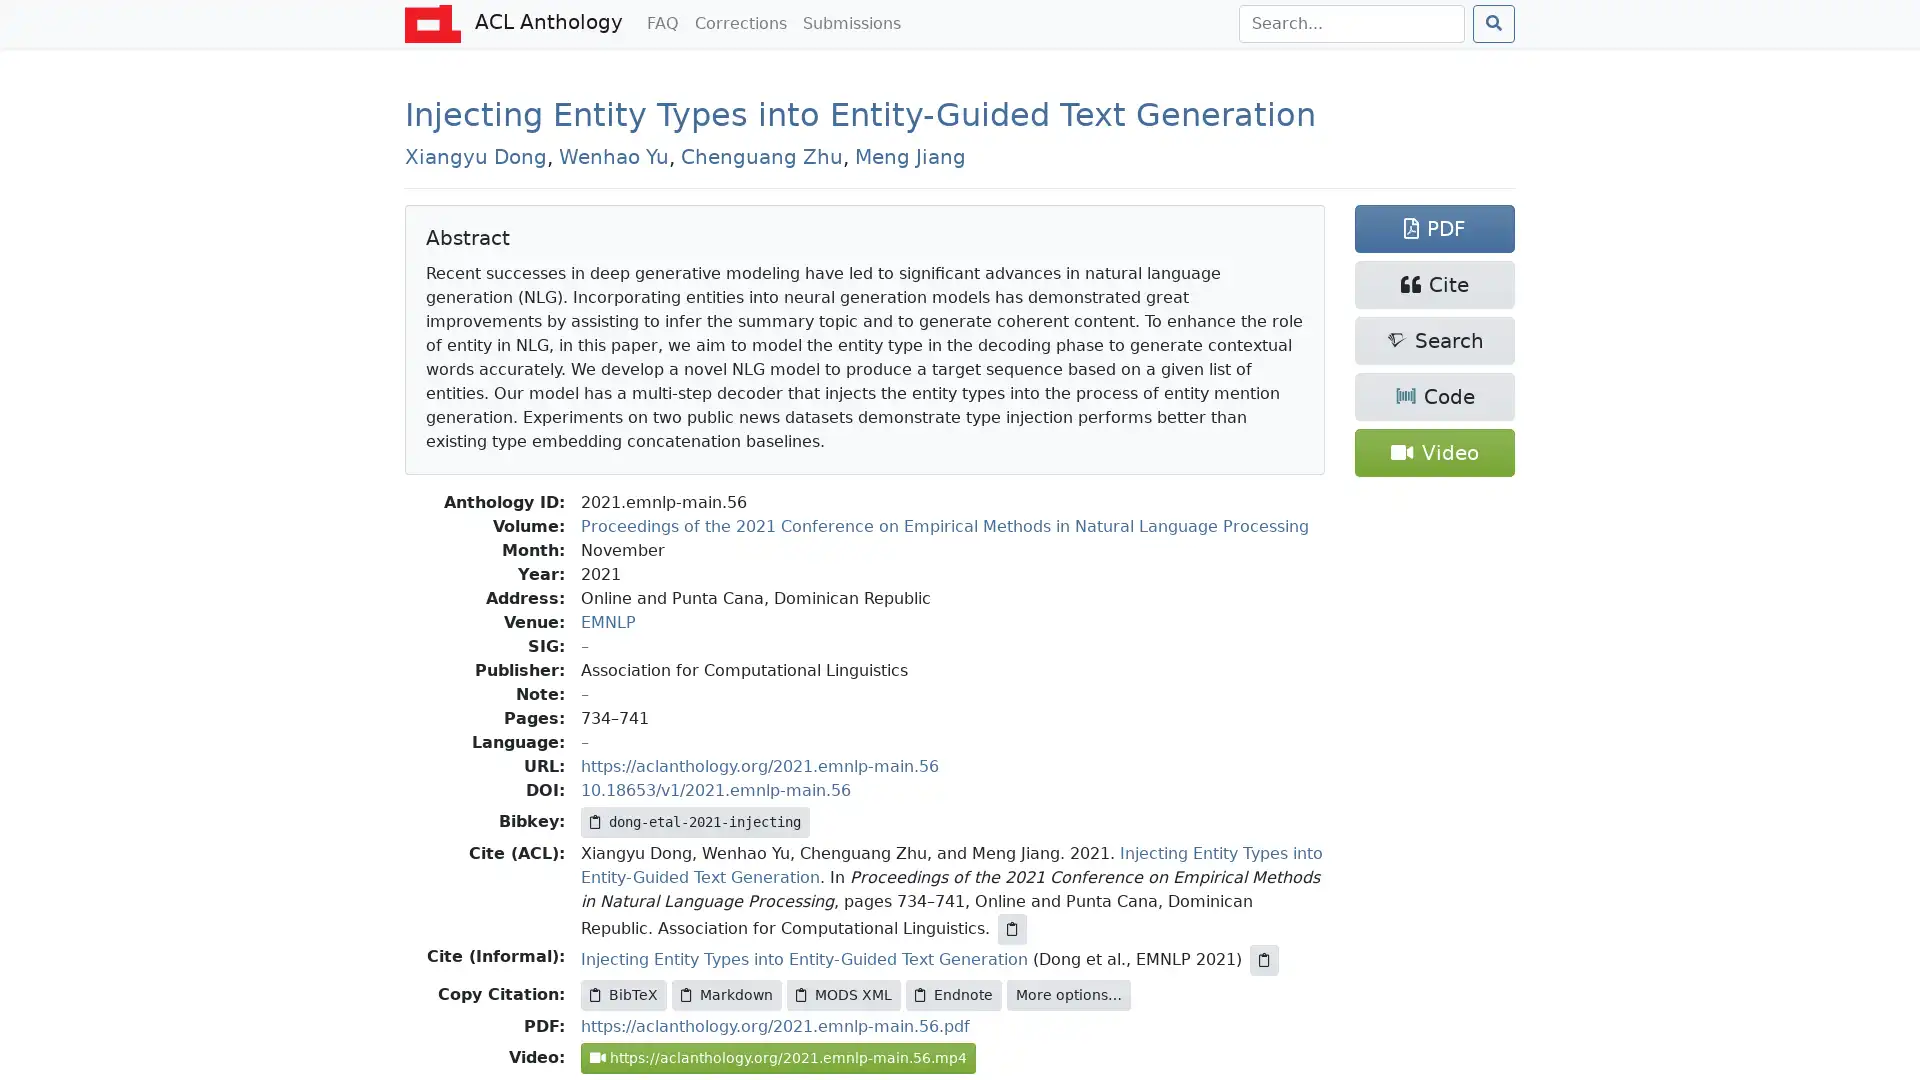 Image resolution: width=1920 pixels, height=1080 pixels. What do you see at coordinates (844, 995) in the screenshot?
I see `MODS XML` at bounding box center [844, 995].